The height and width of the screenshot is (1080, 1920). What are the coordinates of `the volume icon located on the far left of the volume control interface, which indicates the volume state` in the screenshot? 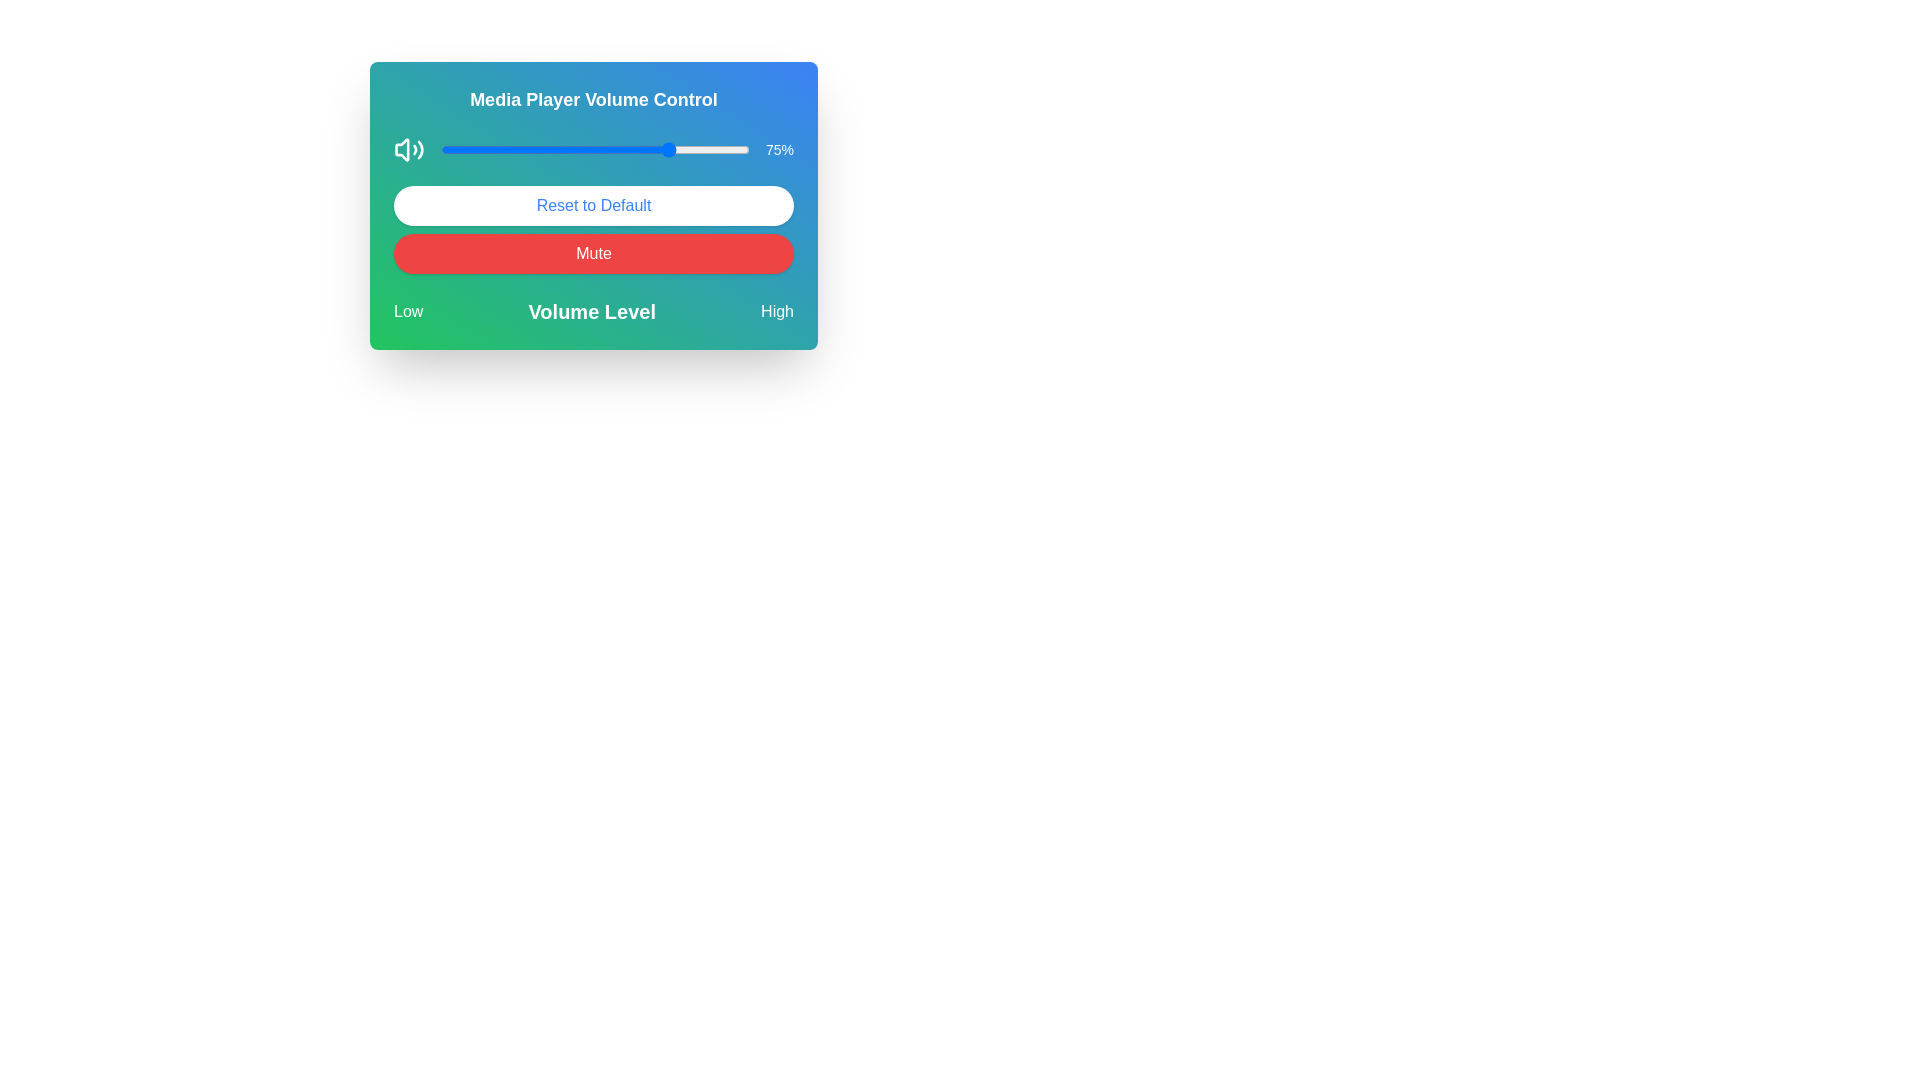 It's located at (408, 149).